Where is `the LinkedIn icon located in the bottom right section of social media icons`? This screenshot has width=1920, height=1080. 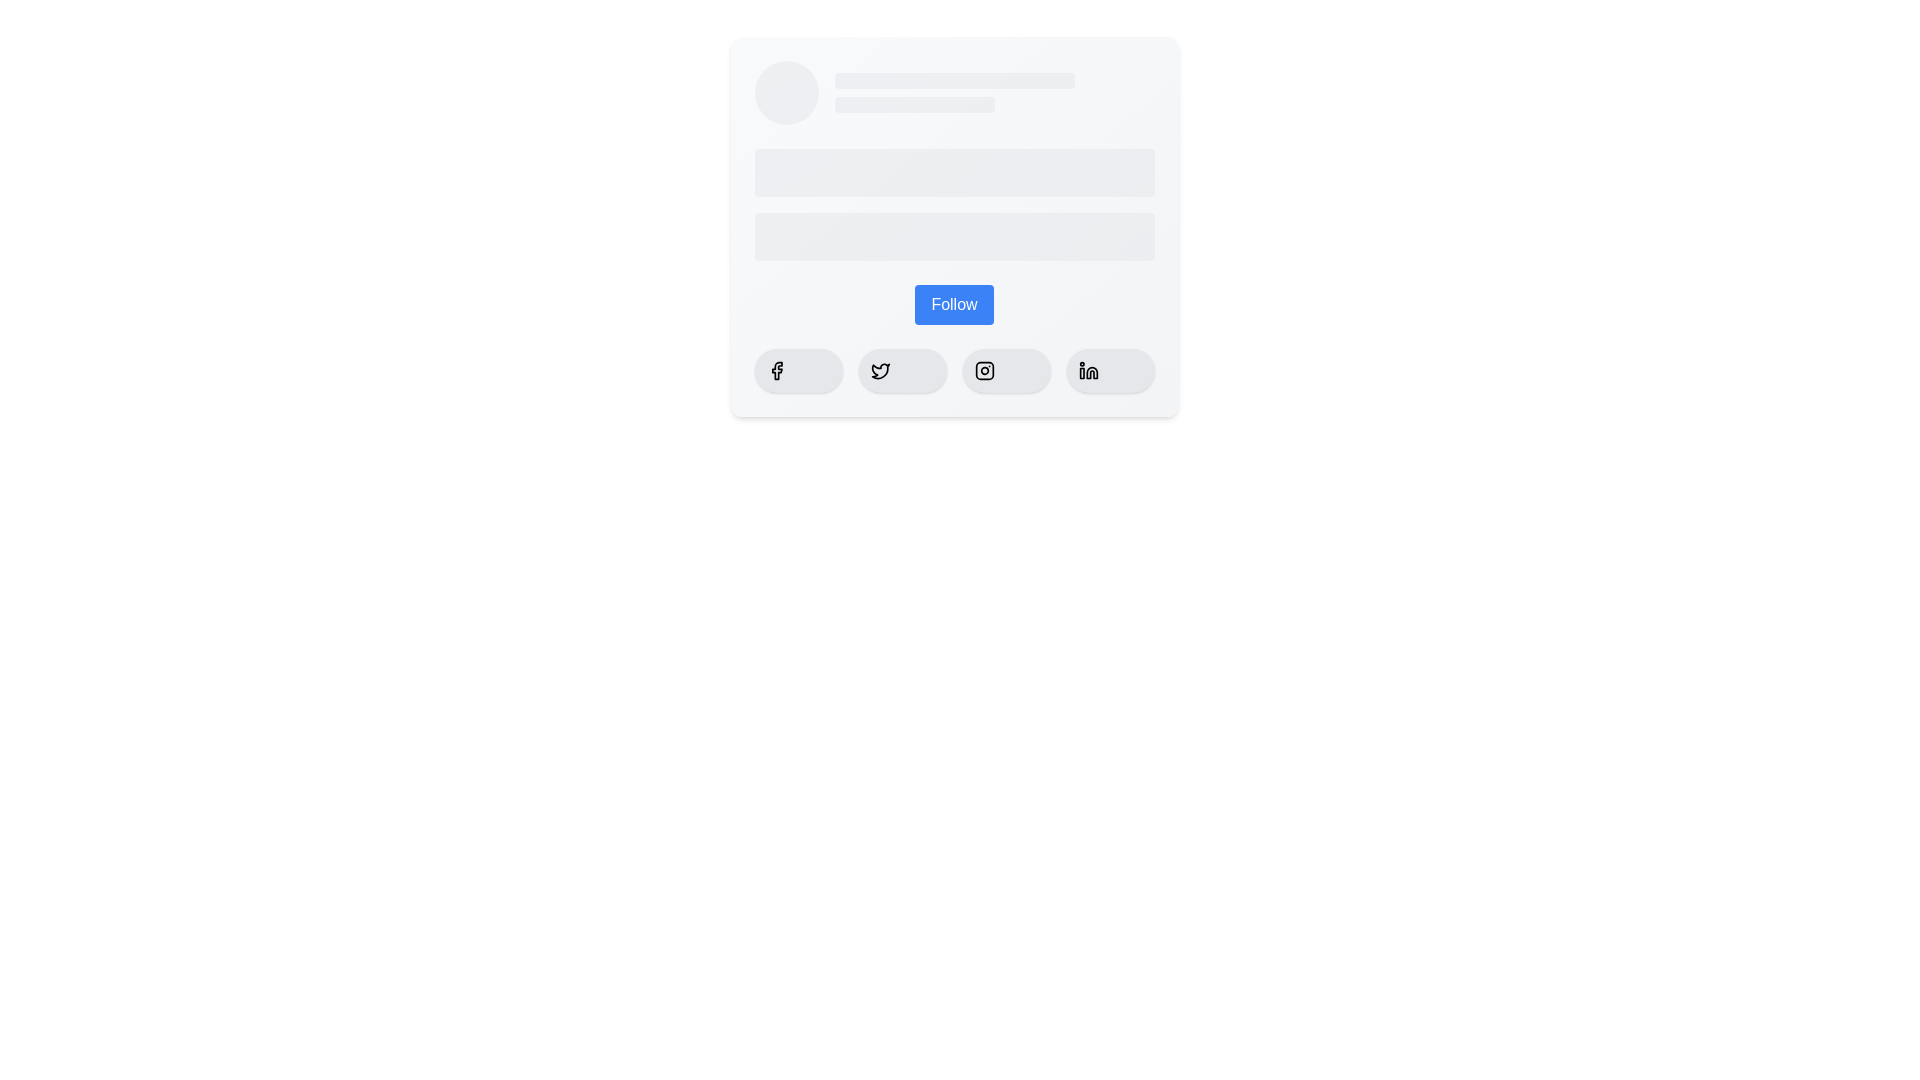 the LinkedIn icon located in the bottom right section of social media icons is located at coordinates (1087, 370).